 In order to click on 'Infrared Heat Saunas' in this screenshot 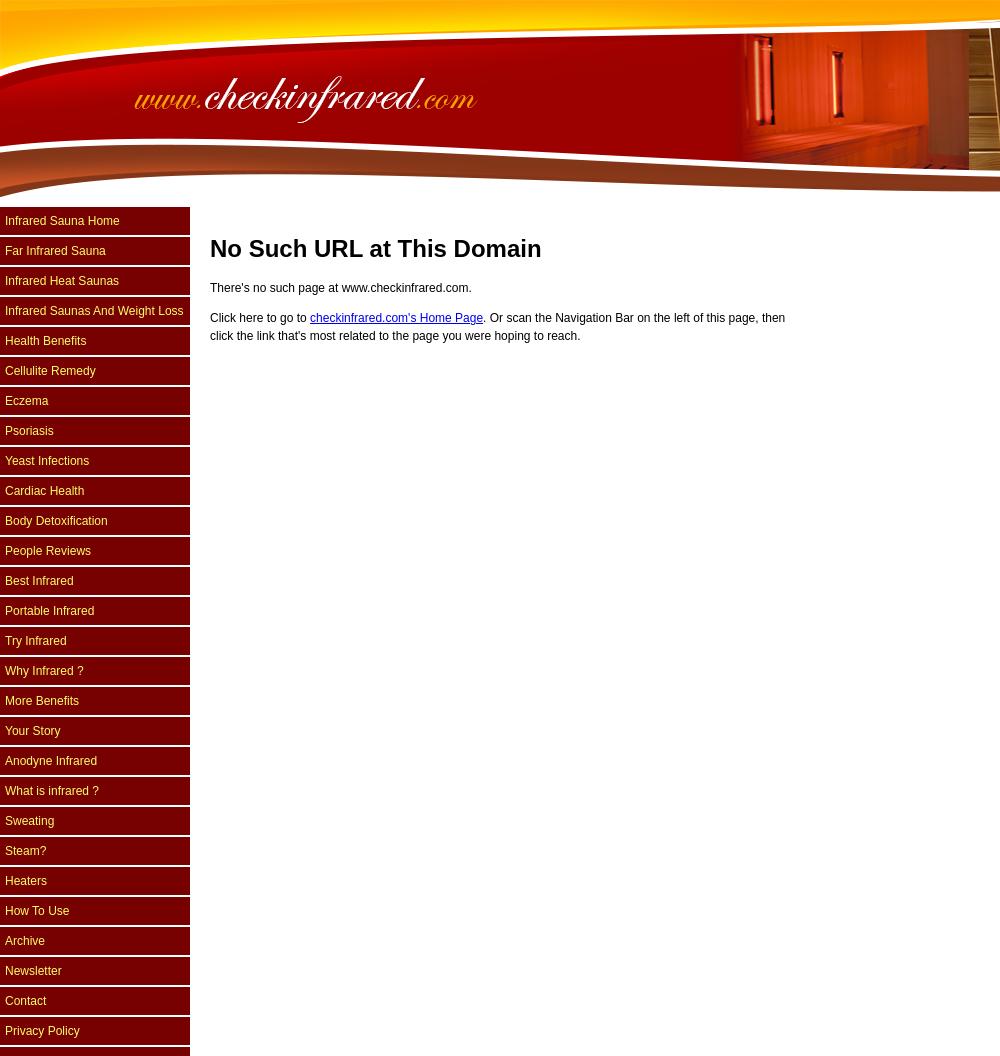, I will do `click(62, 281)`.